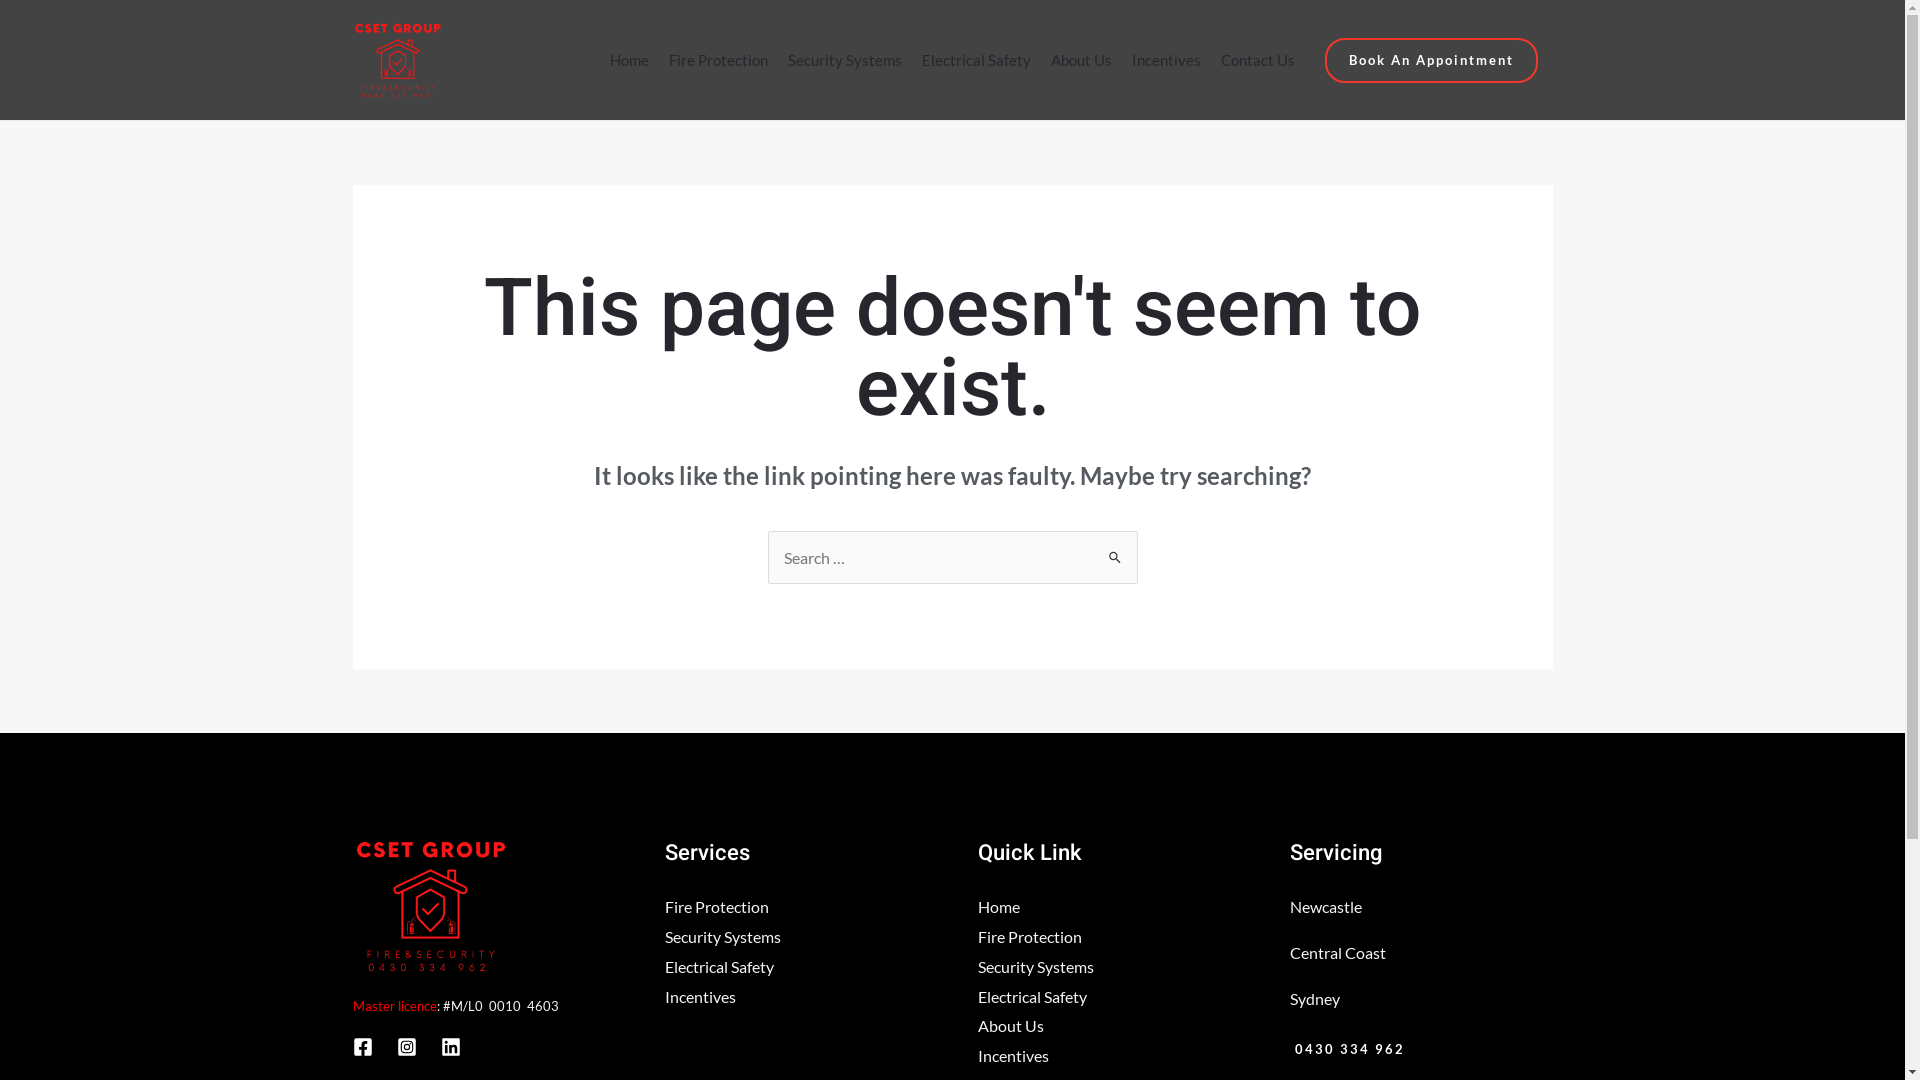 Image resolution: width=1920 pixels, height=1080 pixels. I want to click on 'Contact Us', so click(1256, 59).